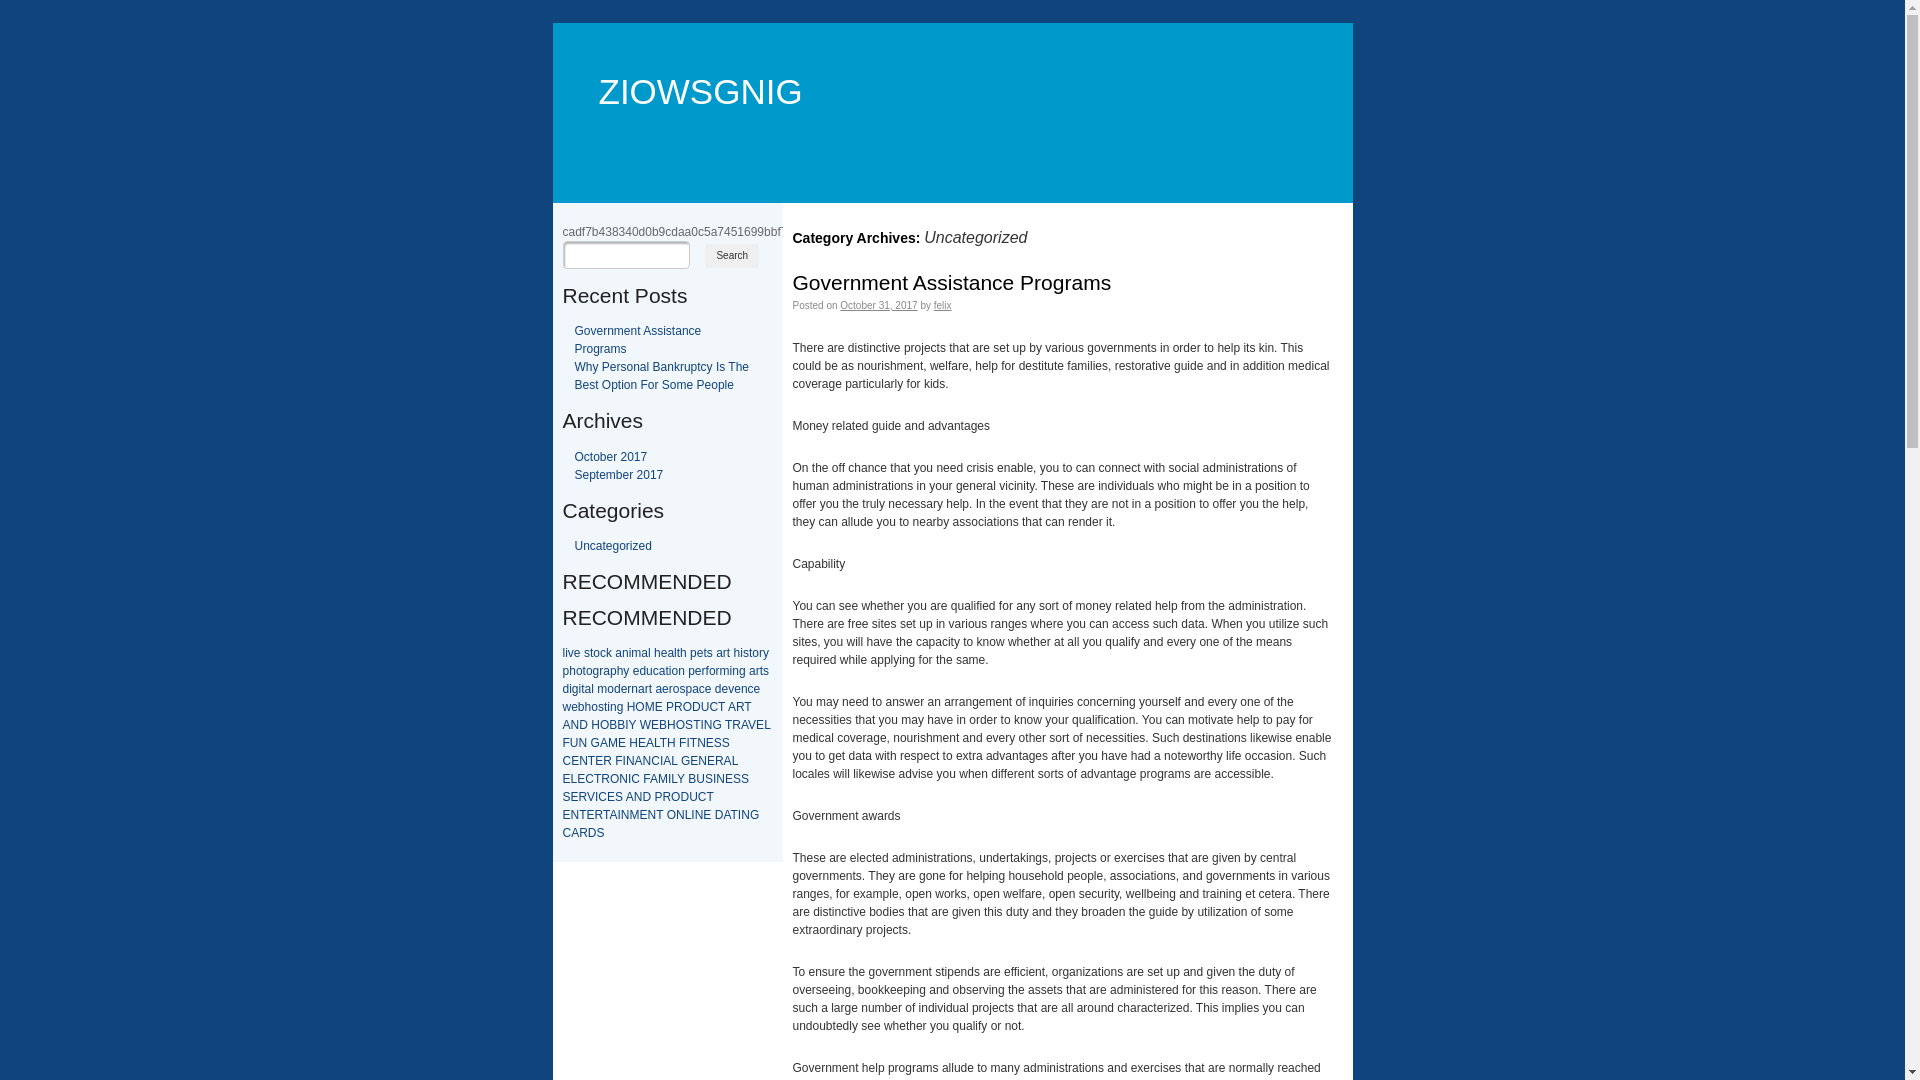 Image resolution: width=1920 pixels, height=1080 pixels. What do you see at coordinates (600, 688) in the screenshot?
I see `'m'` at bounding box center [600, 688].